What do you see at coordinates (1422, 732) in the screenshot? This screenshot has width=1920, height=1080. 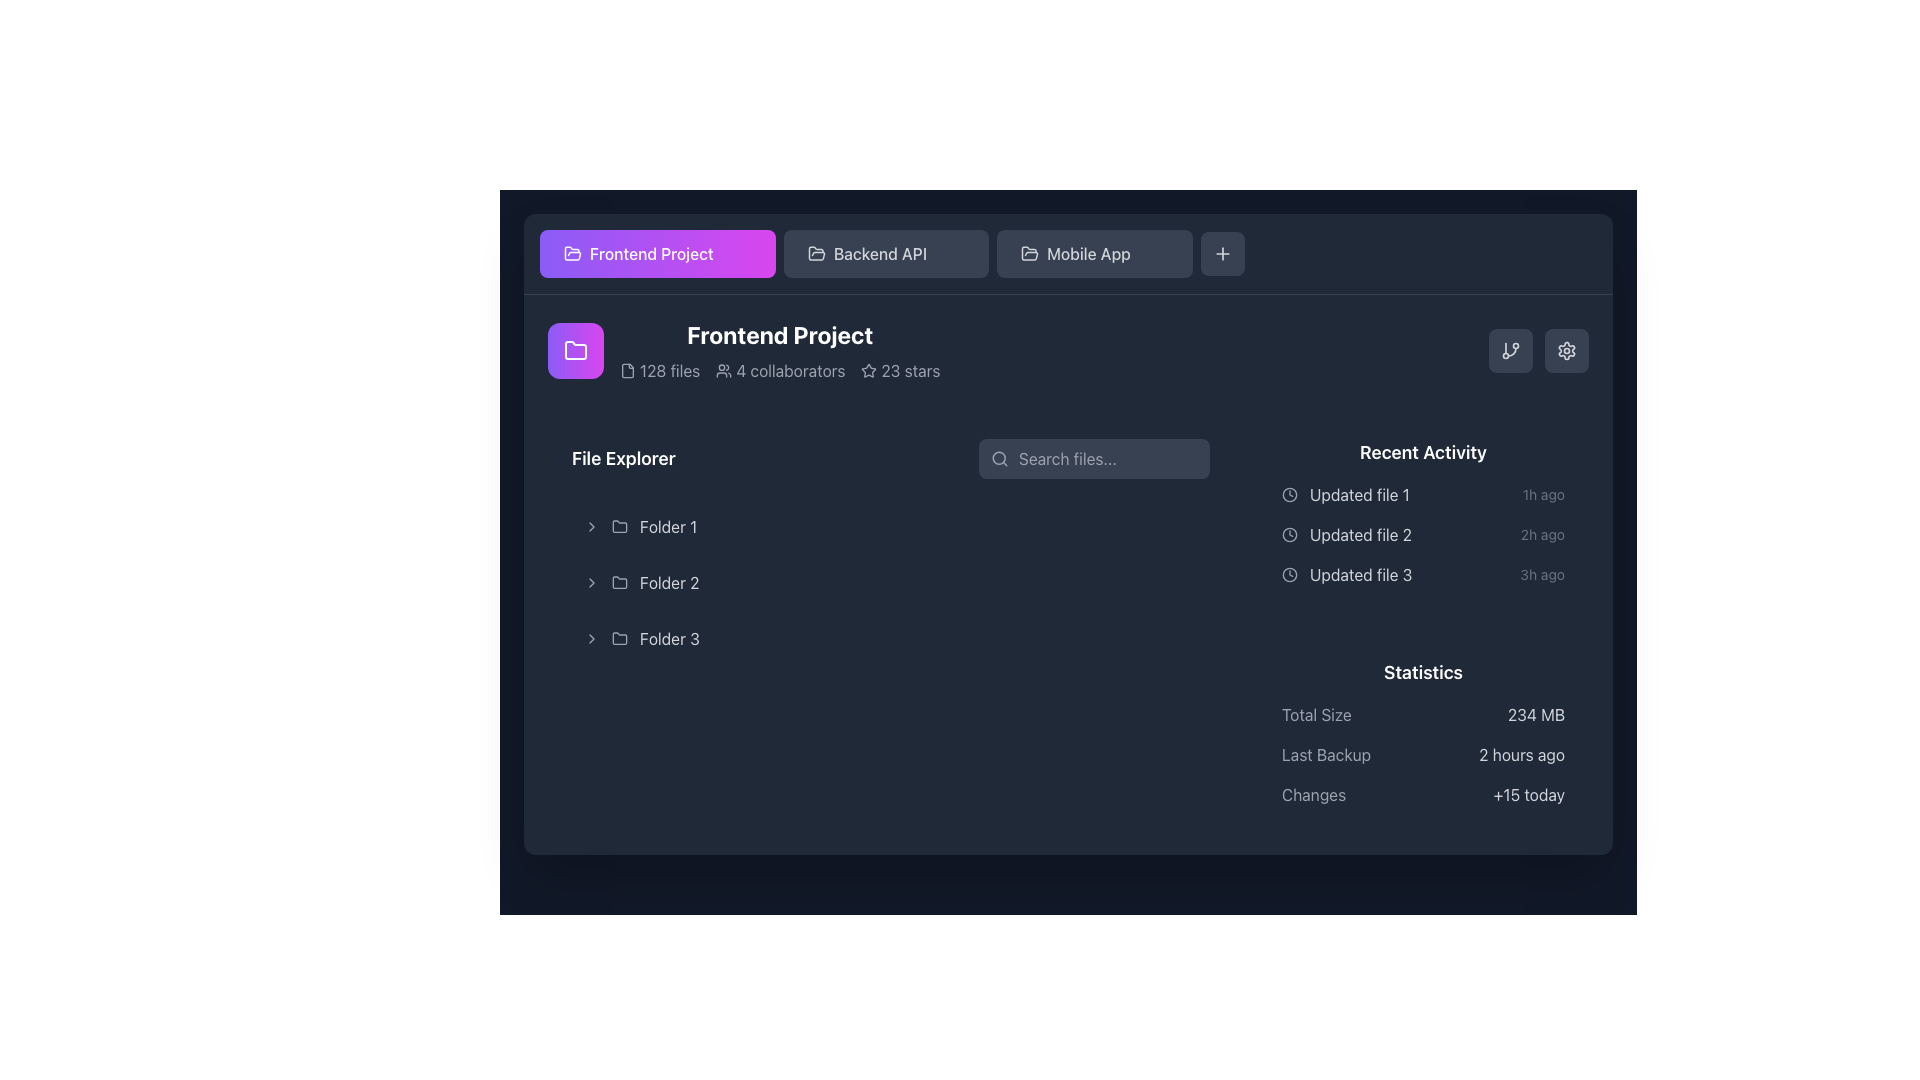 I see `the 'Statistics' informational panel located at the bottom right of the interface, which displays details such as 'Total Size: 234 MB', 'Last Backup: 2 hours ago', and 'Changes: +15 today'` at bounding box center [1422, 732].